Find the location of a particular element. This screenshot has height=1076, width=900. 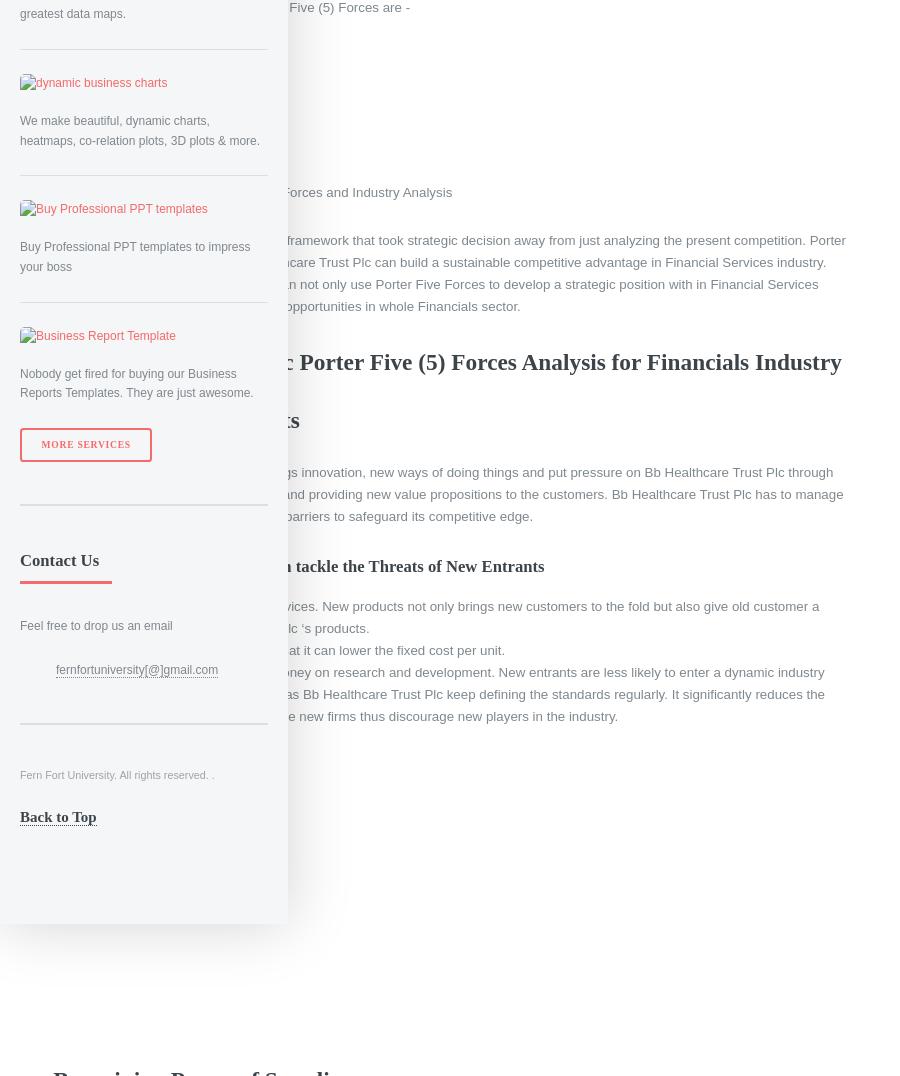

'Threats of New Entrants' is located at coordinates (176, 419).